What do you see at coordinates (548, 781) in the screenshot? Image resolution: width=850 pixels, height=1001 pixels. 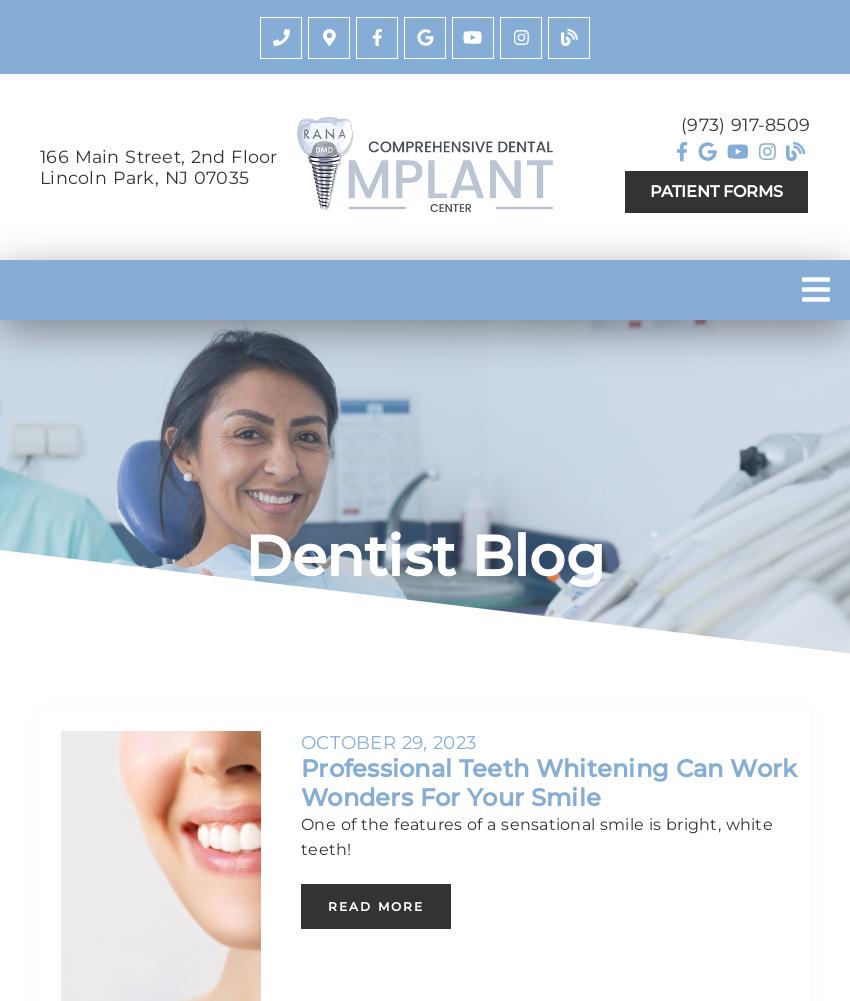 I see `'Professional Teeth Whitening Can Work Wonders For Your Smile'` at bounding box center [548, 781].